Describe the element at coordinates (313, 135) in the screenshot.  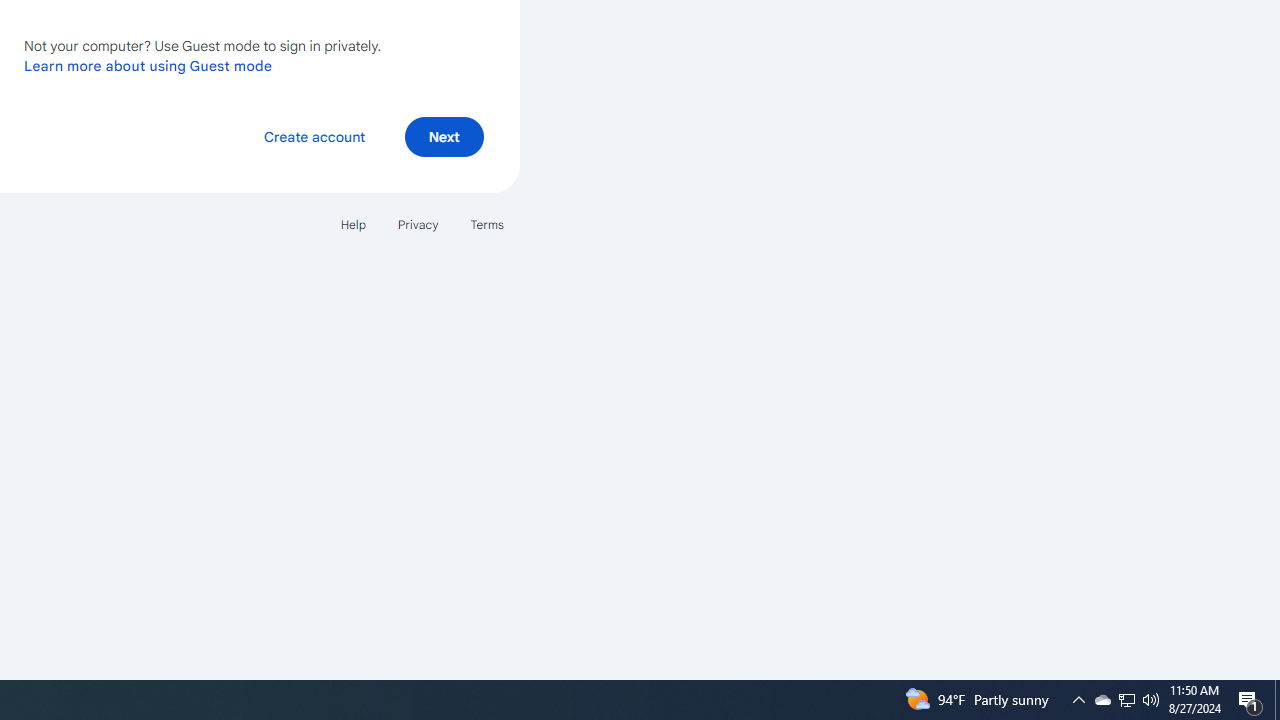
I see `'Create account'` at that location.